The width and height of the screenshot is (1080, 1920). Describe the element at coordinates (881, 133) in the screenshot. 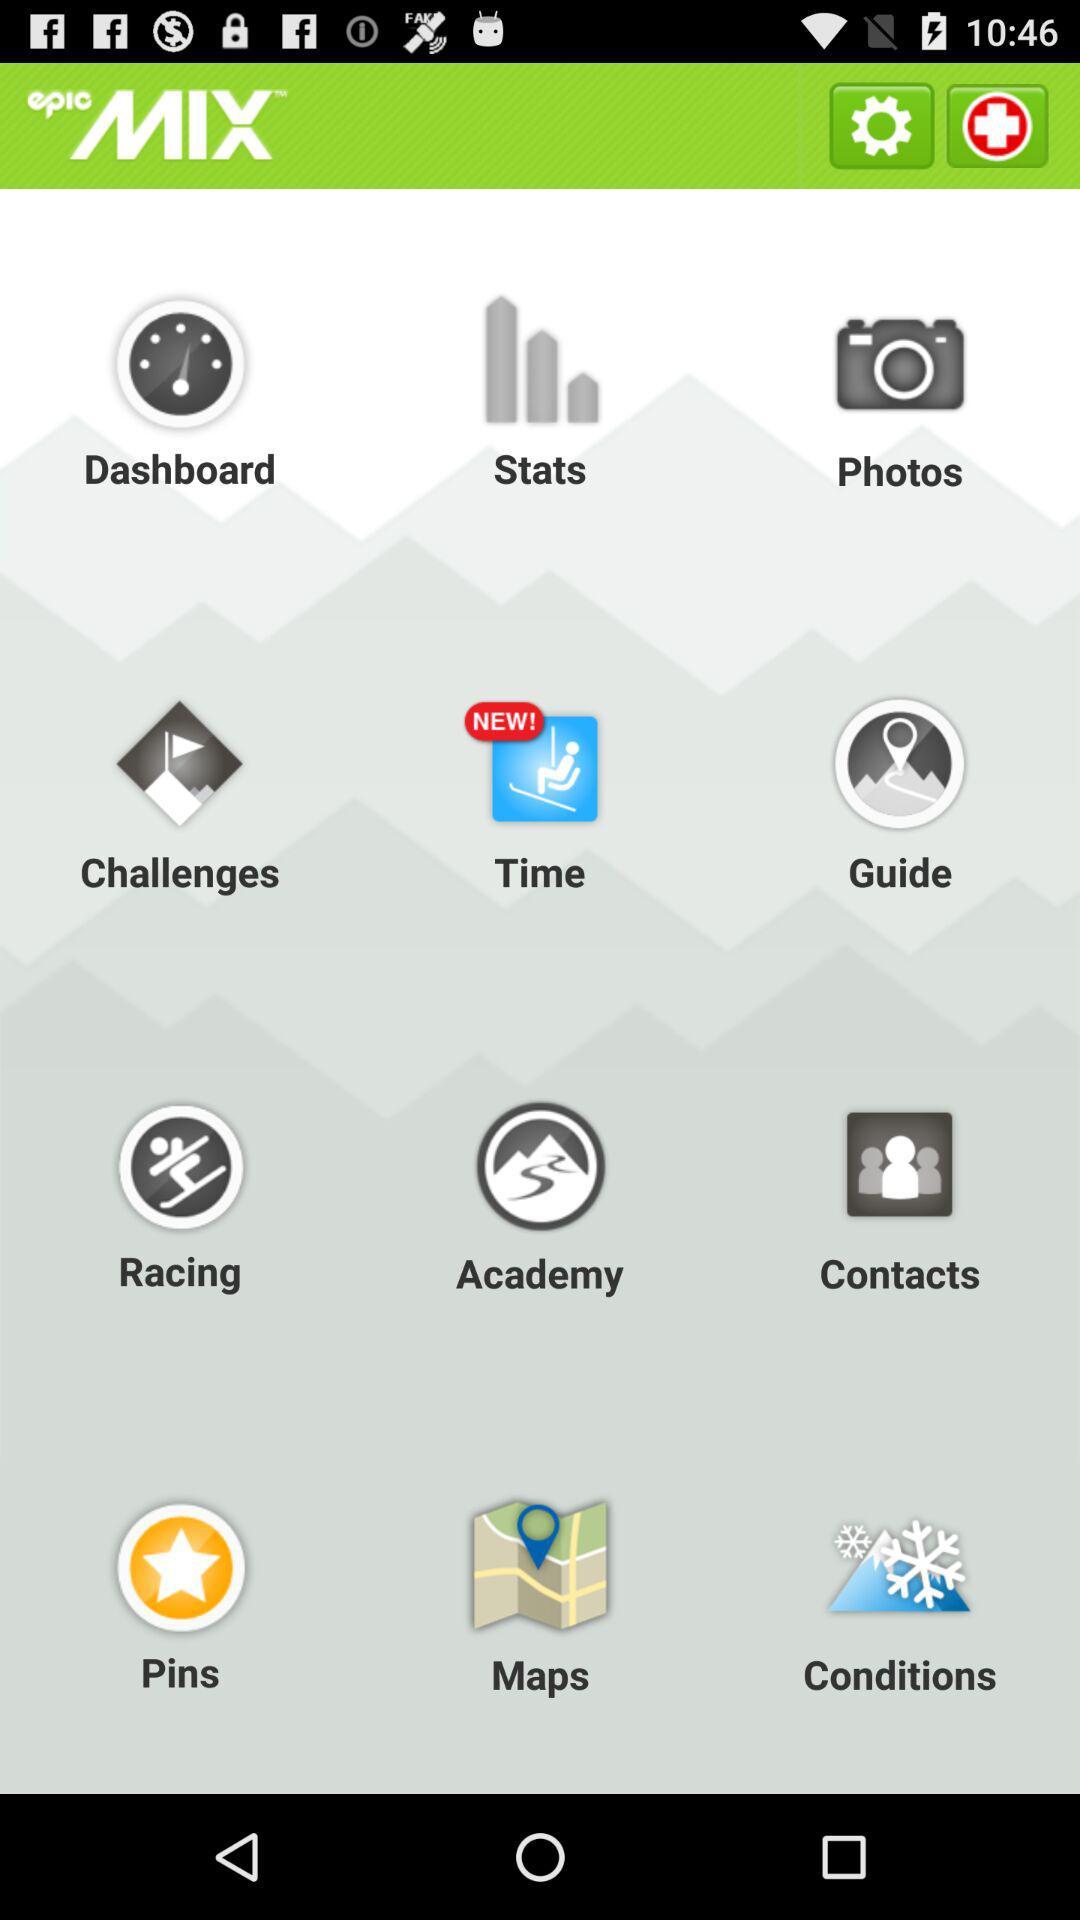

I see `the settings icon` at that location.